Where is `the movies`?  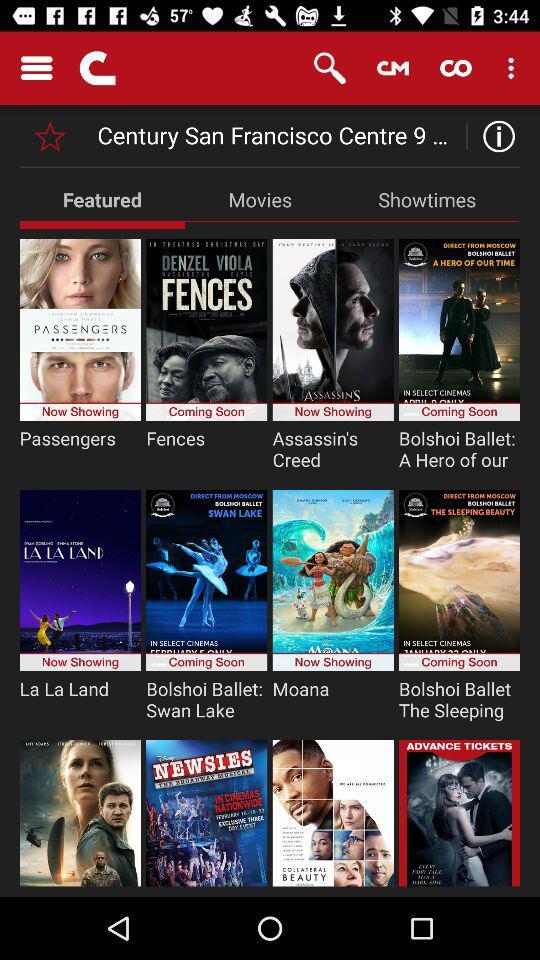 the movies is located at coordinates (260, 199).